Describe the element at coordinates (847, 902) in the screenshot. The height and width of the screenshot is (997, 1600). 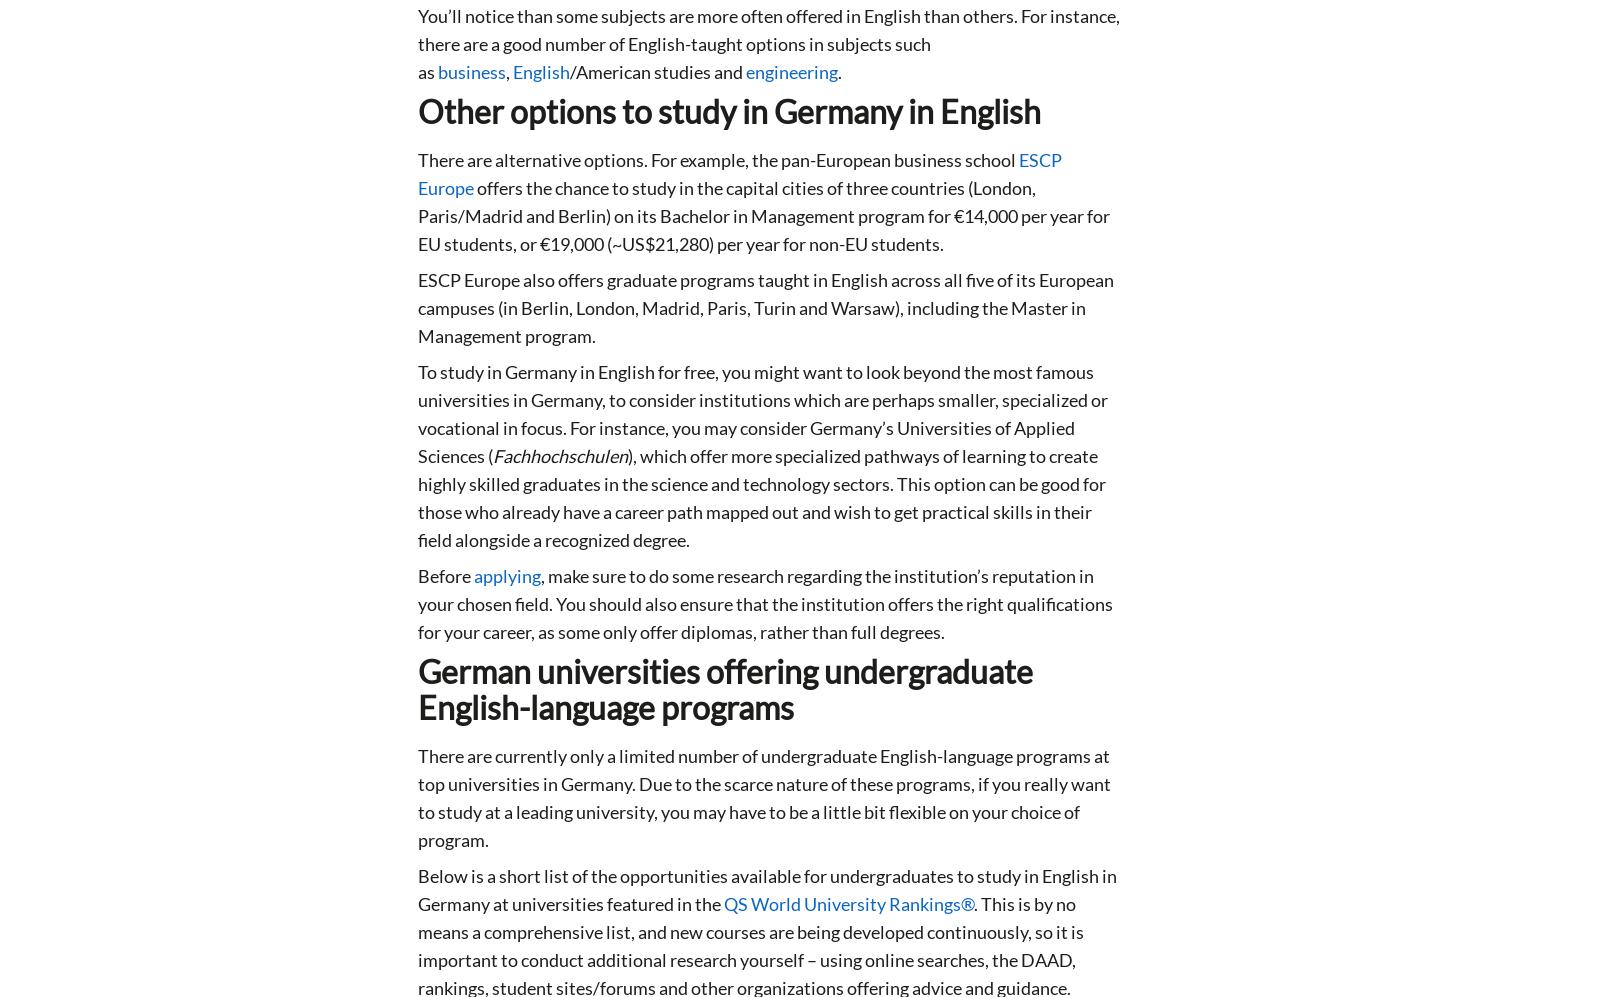
I see `'QS World University Rankings®'` at that location.